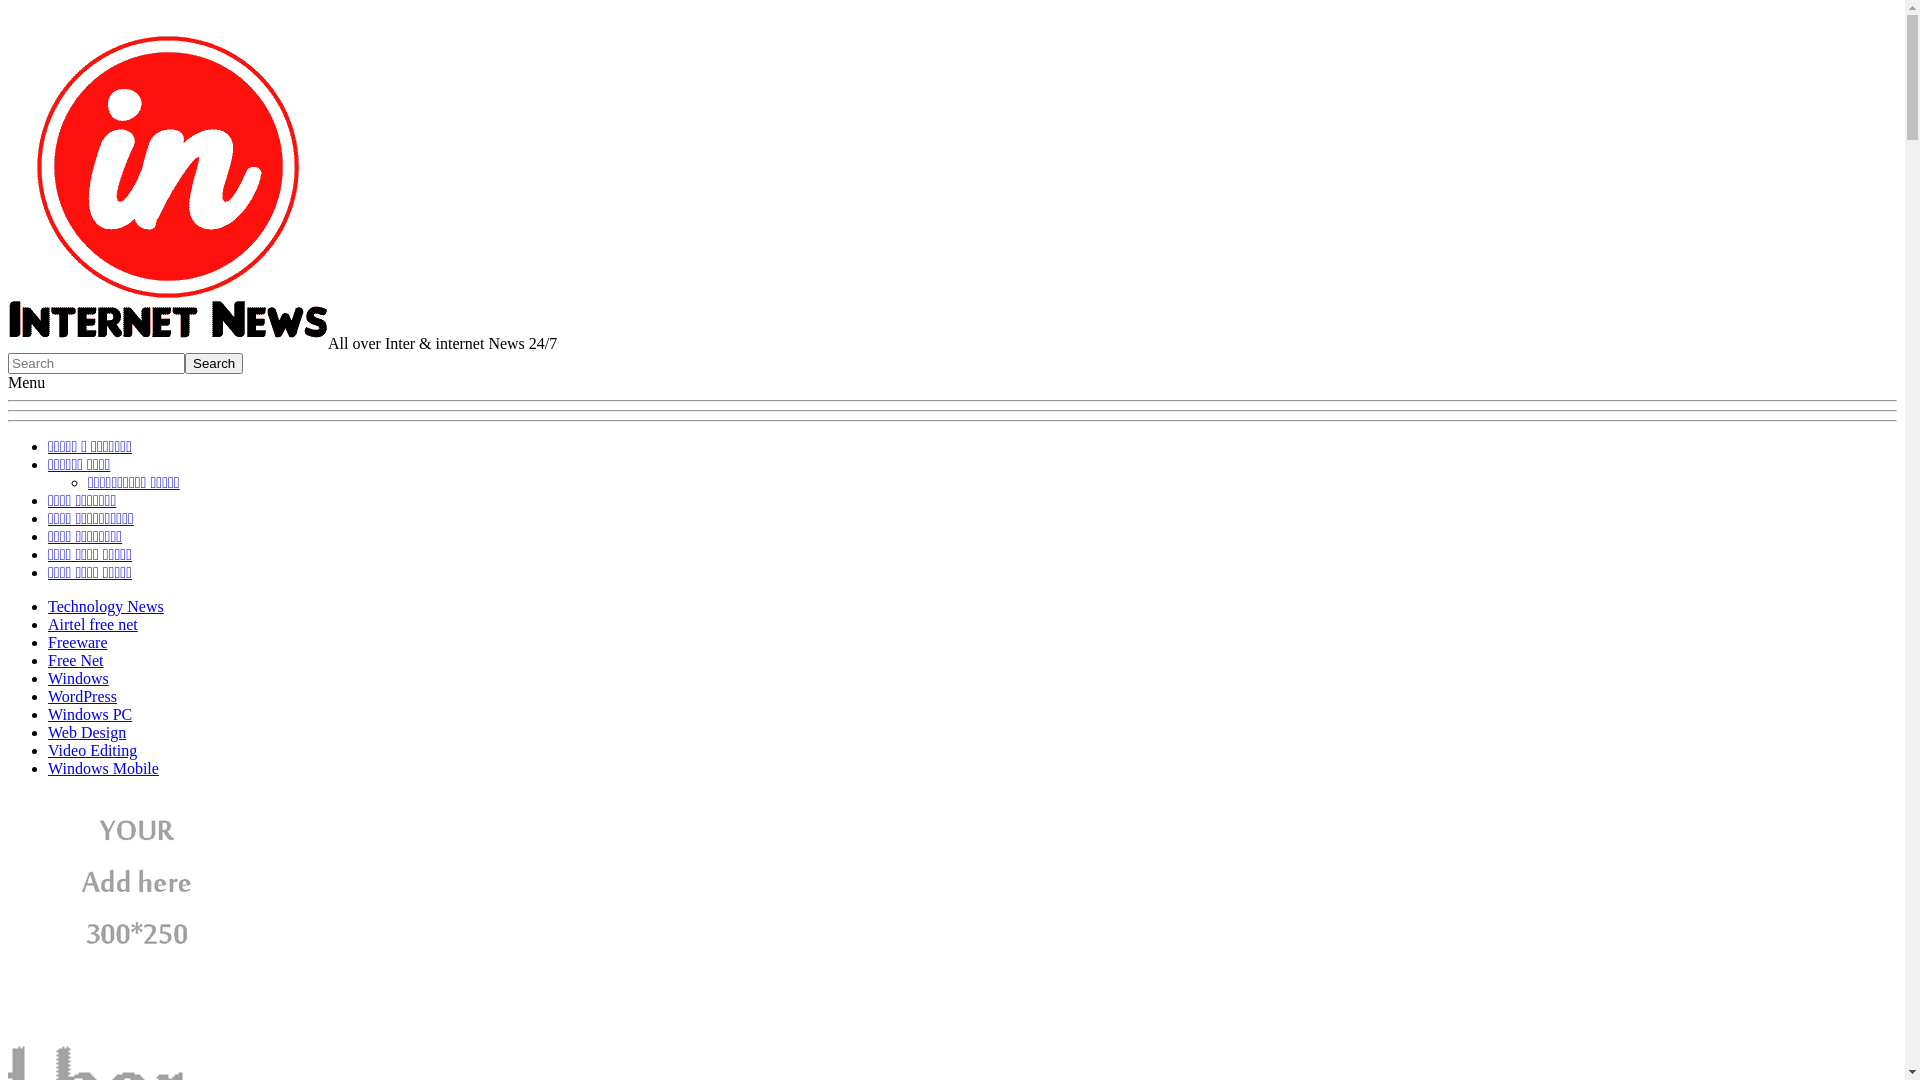  I want to click on 'Search', so click(8, 363).